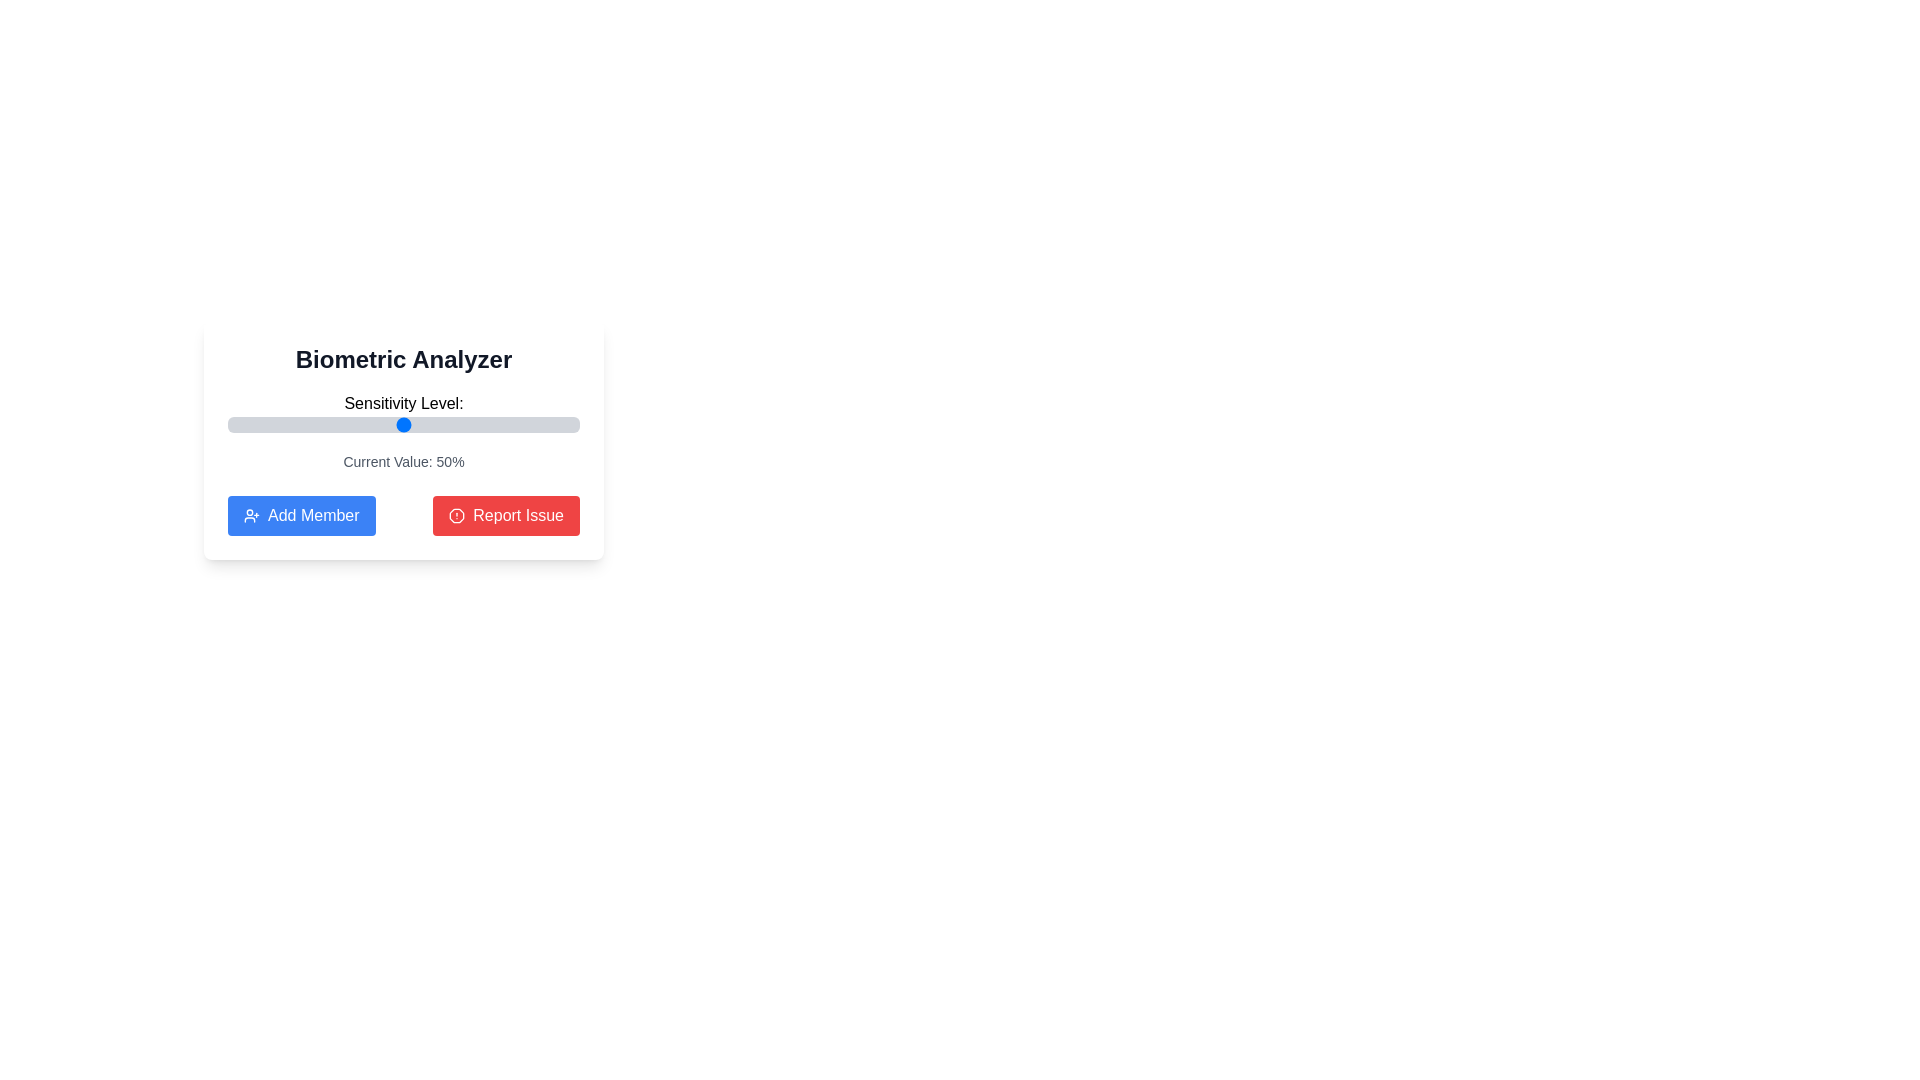 Image resolution: width=1920 pixels, height=1080 pixels. What do you see at coordinates (456, 515) in the screenshot?
I see `the compact, red, octagonal icon that serves as a visual cue for warnings or alerts, located to the immediate left of the 'Report Issue' text label` at bounding box center [456, 515].